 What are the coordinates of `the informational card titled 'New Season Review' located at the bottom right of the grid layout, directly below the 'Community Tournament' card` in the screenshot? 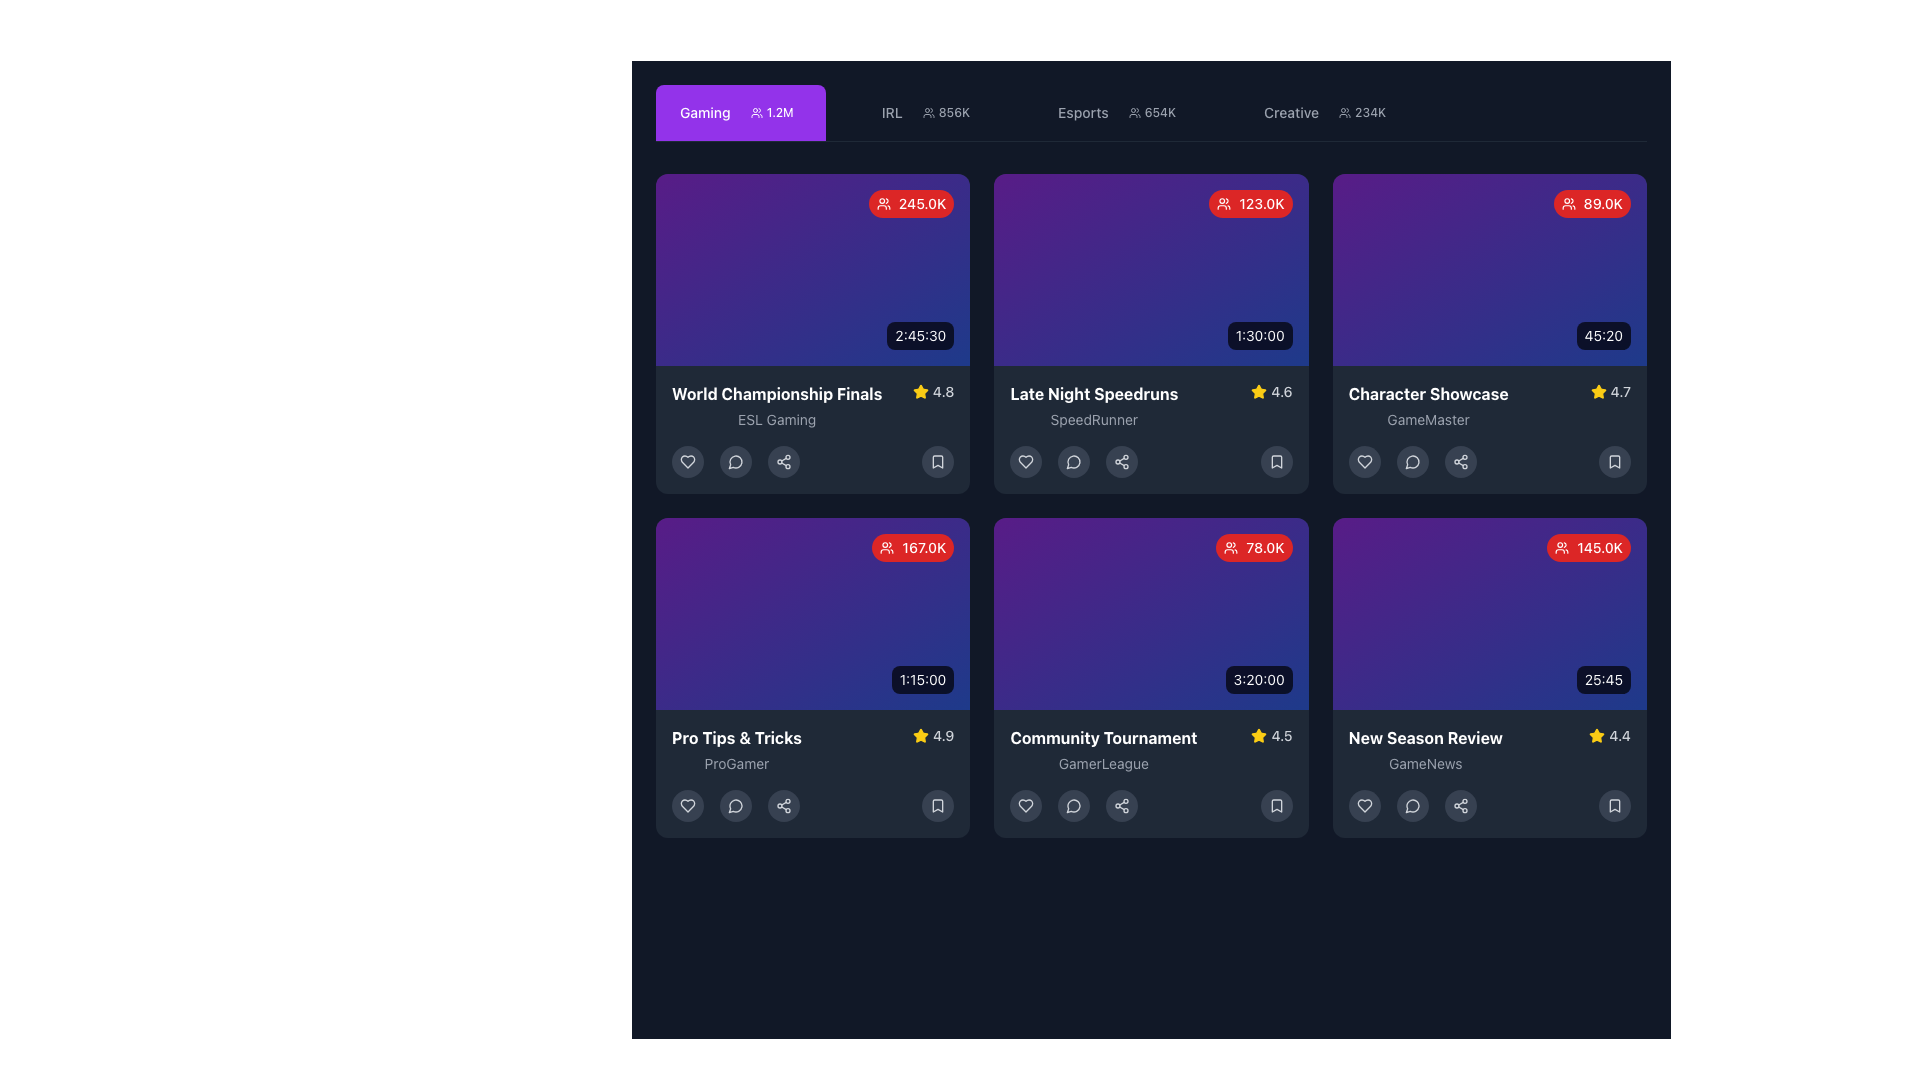 It's located at (1489, 773).